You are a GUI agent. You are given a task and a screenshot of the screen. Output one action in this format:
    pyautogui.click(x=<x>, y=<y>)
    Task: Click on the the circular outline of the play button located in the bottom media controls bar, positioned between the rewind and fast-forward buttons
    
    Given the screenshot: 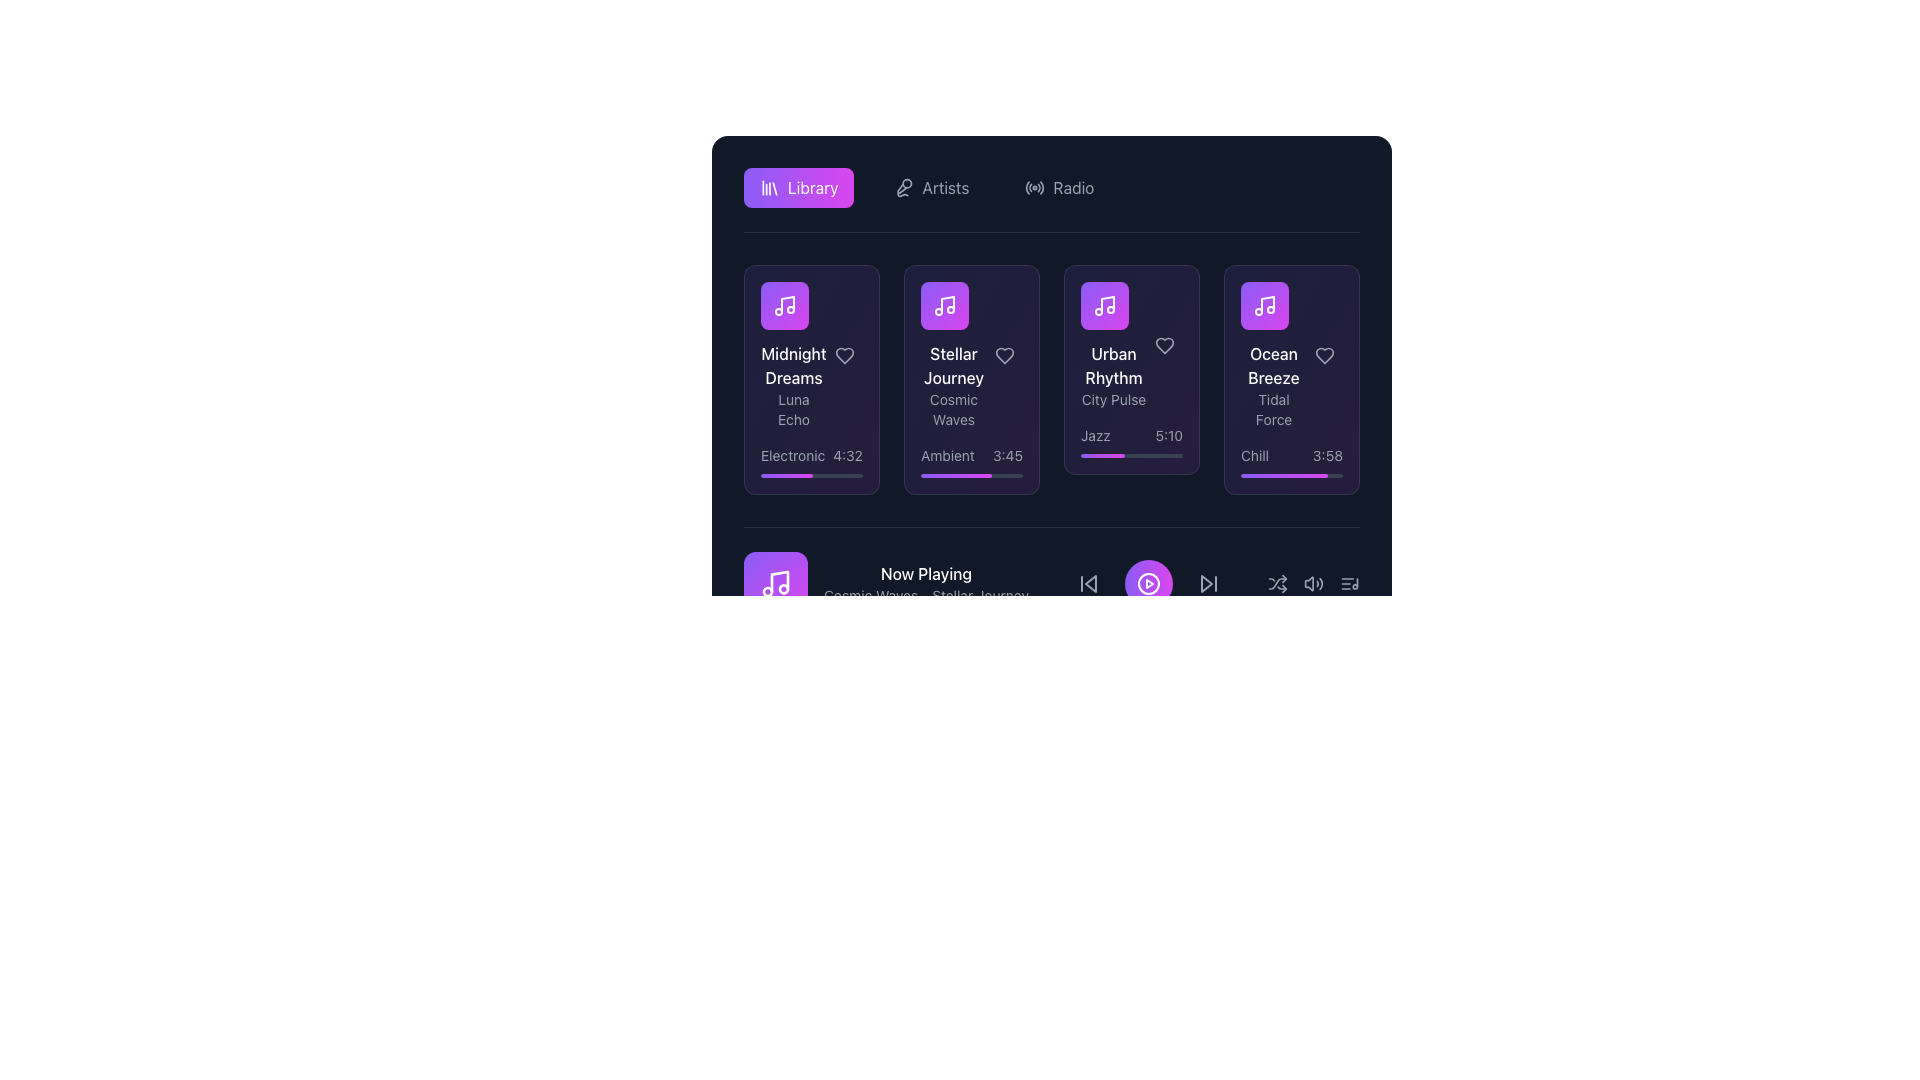 What is the action you would take?
    pyautogui.click(x=1148, y=583)
    